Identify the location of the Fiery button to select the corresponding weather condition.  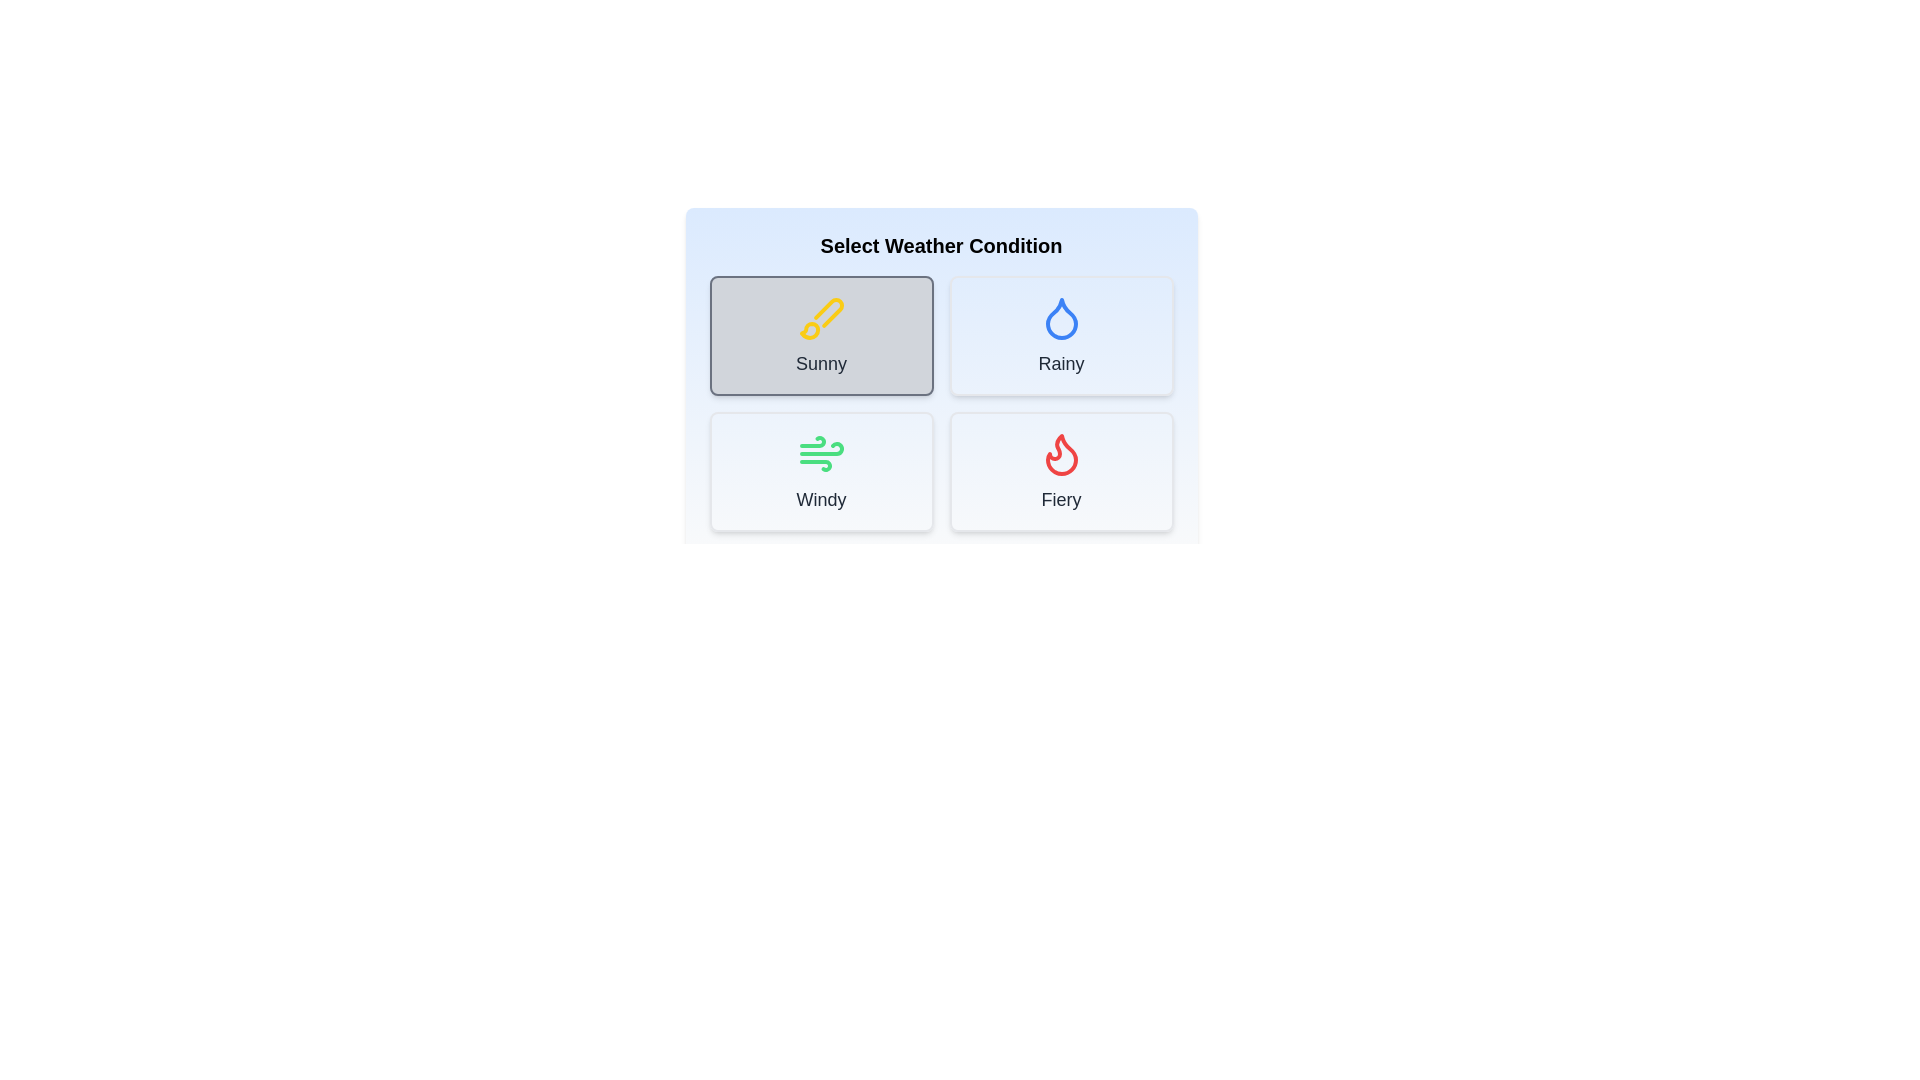
(1060, 471).